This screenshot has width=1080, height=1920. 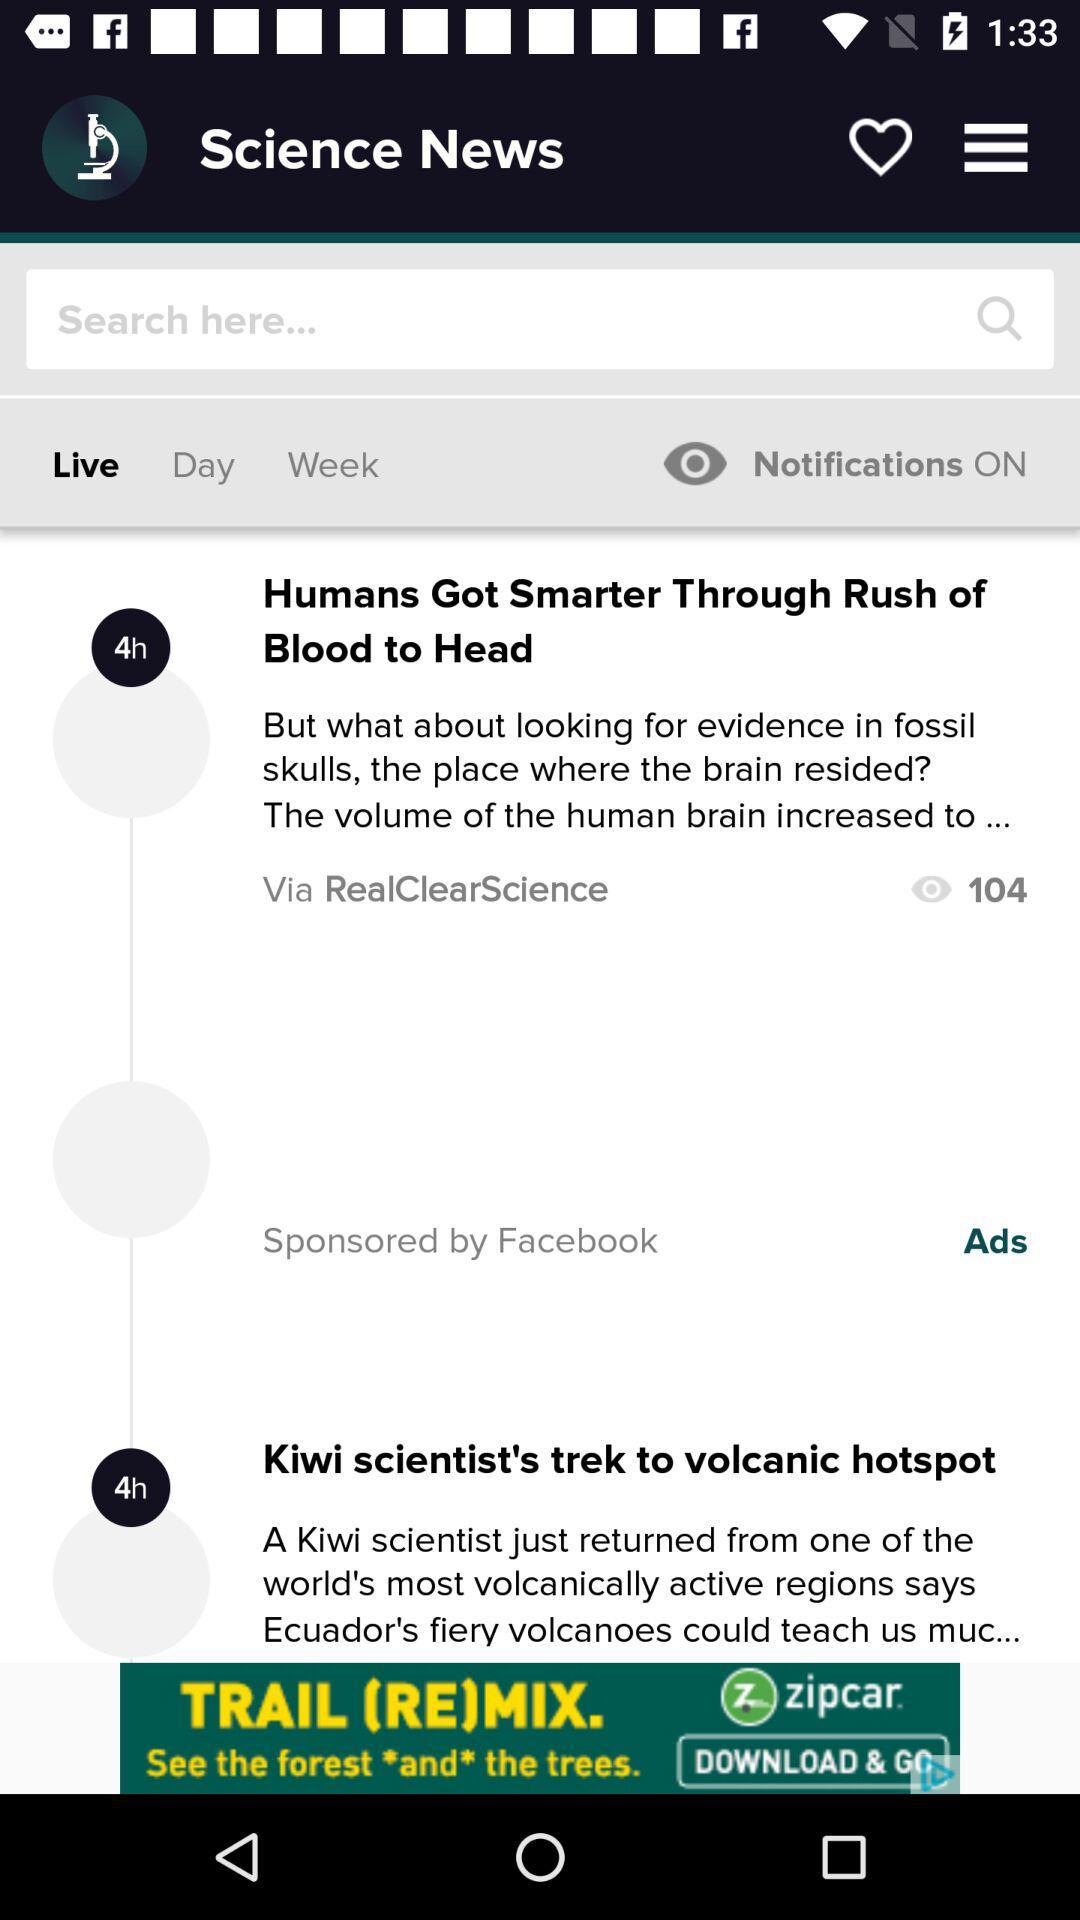 I want to click on the menu icon, so click(x=995, y=146).